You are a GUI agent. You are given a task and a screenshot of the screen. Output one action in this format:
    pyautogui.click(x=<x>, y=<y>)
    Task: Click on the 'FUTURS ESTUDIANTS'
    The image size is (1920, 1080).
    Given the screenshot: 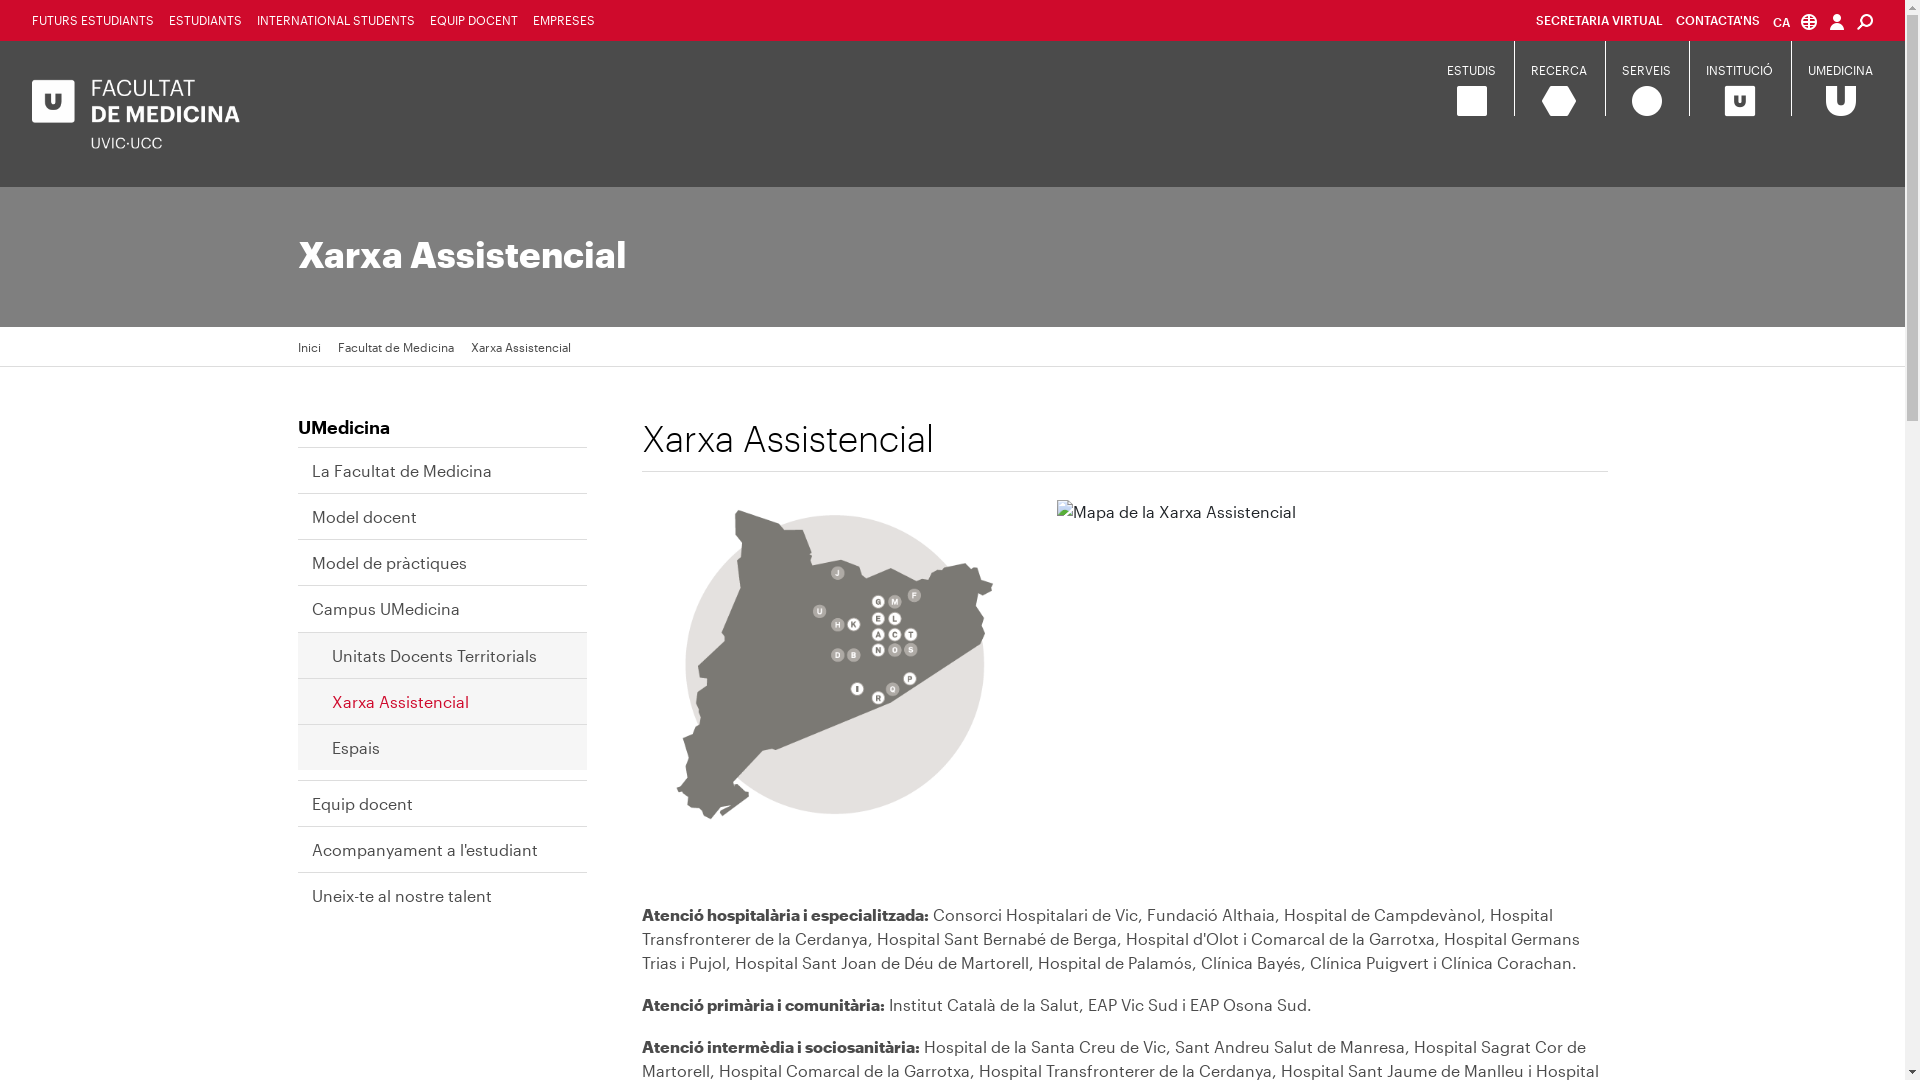 What is the action you would take?
    pyautogui.click(x=91, y=19)
    